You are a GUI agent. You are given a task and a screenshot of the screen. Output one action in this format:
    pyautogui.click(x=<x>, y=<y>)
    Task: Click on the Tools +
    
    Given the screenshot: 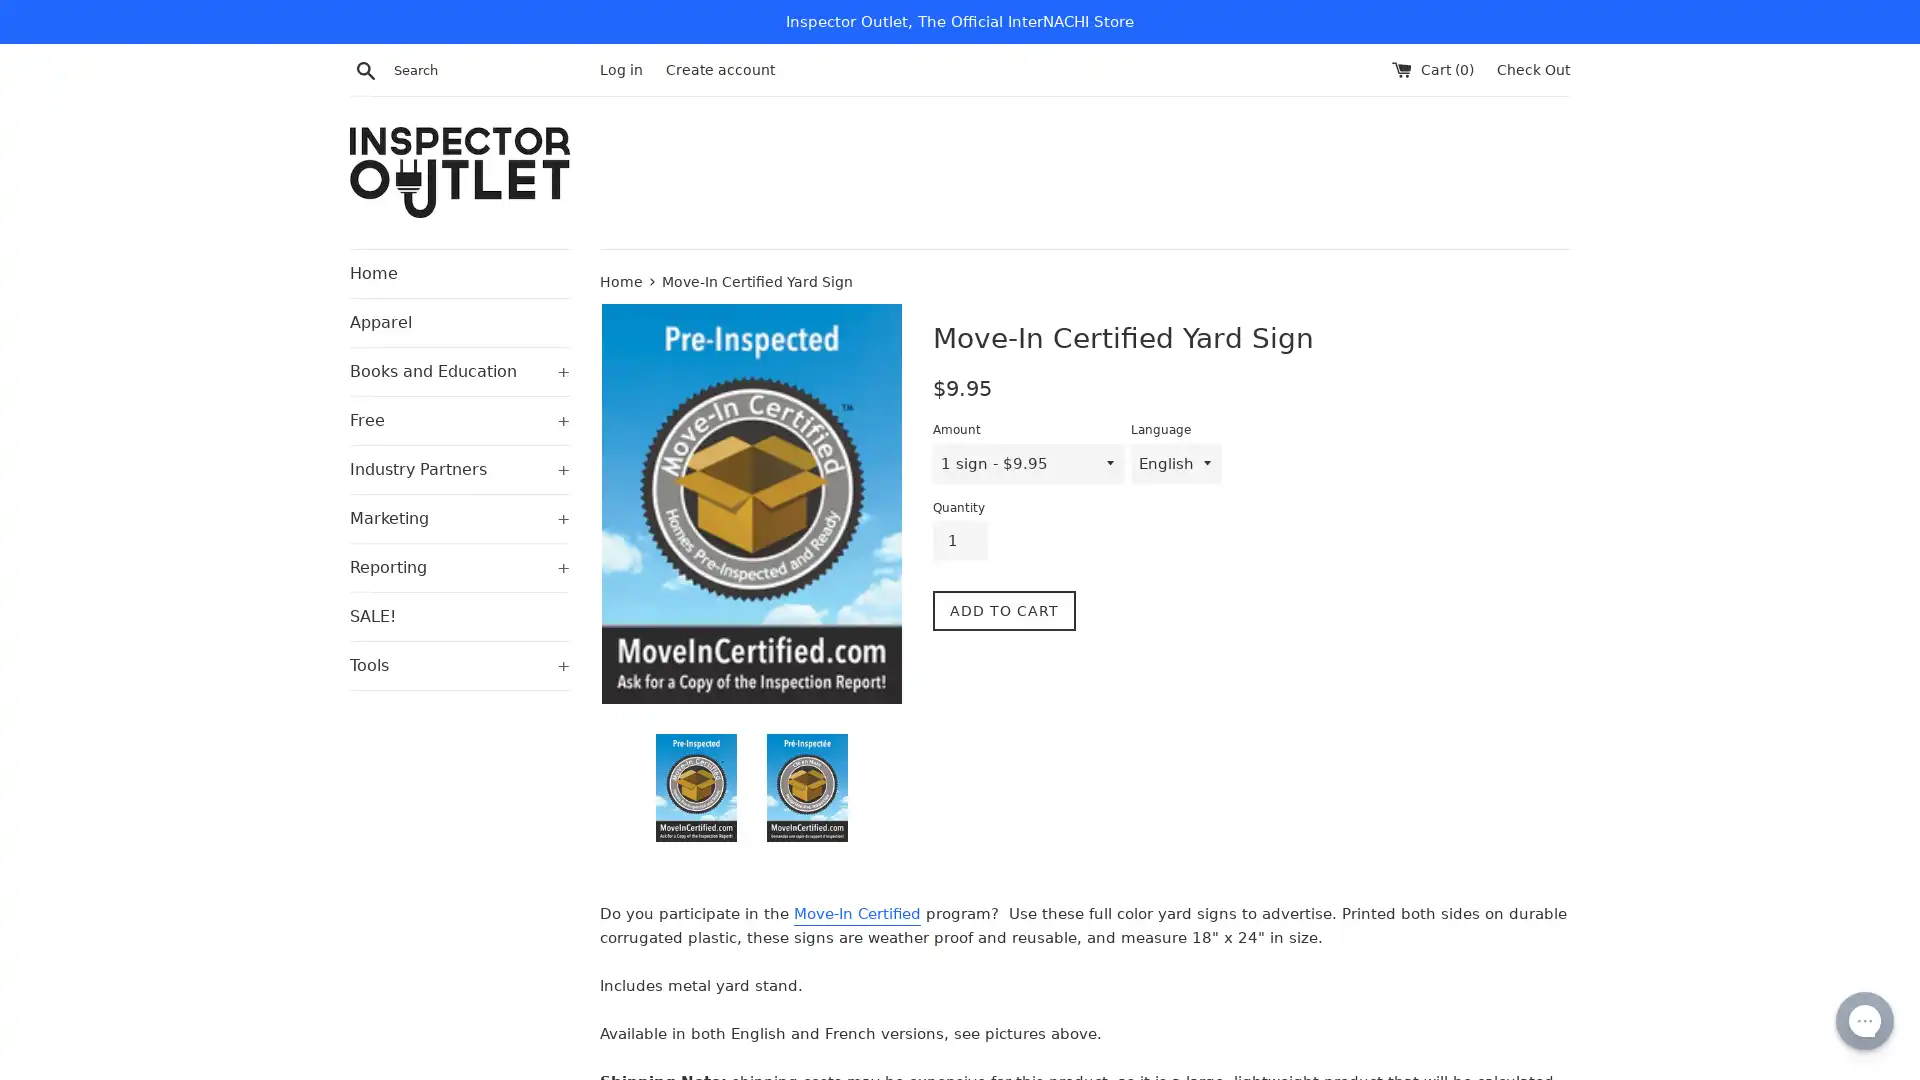 What is the action you would take?
    pyautogui.click(x=459, y=664)
    